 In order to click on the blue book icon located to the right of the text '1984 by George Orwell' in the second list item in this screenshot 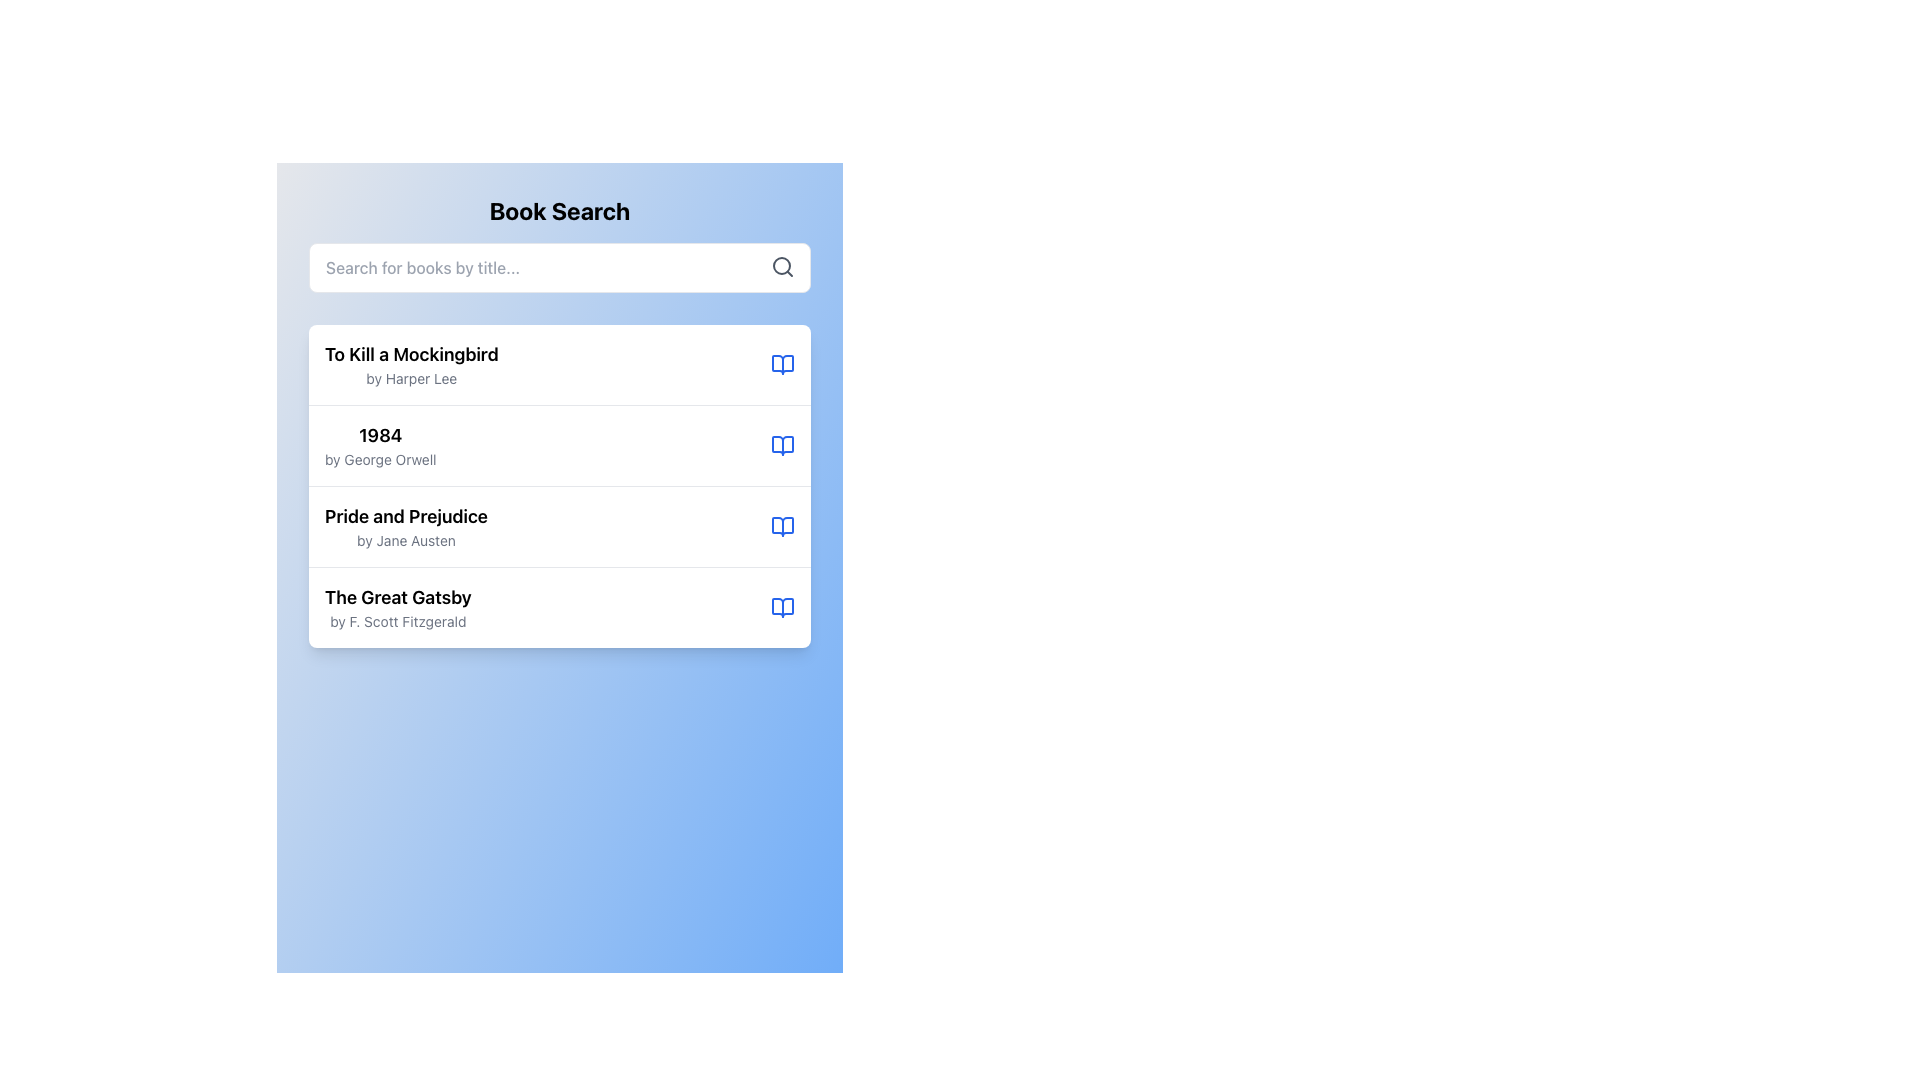, I will do `click(781, 445)`.